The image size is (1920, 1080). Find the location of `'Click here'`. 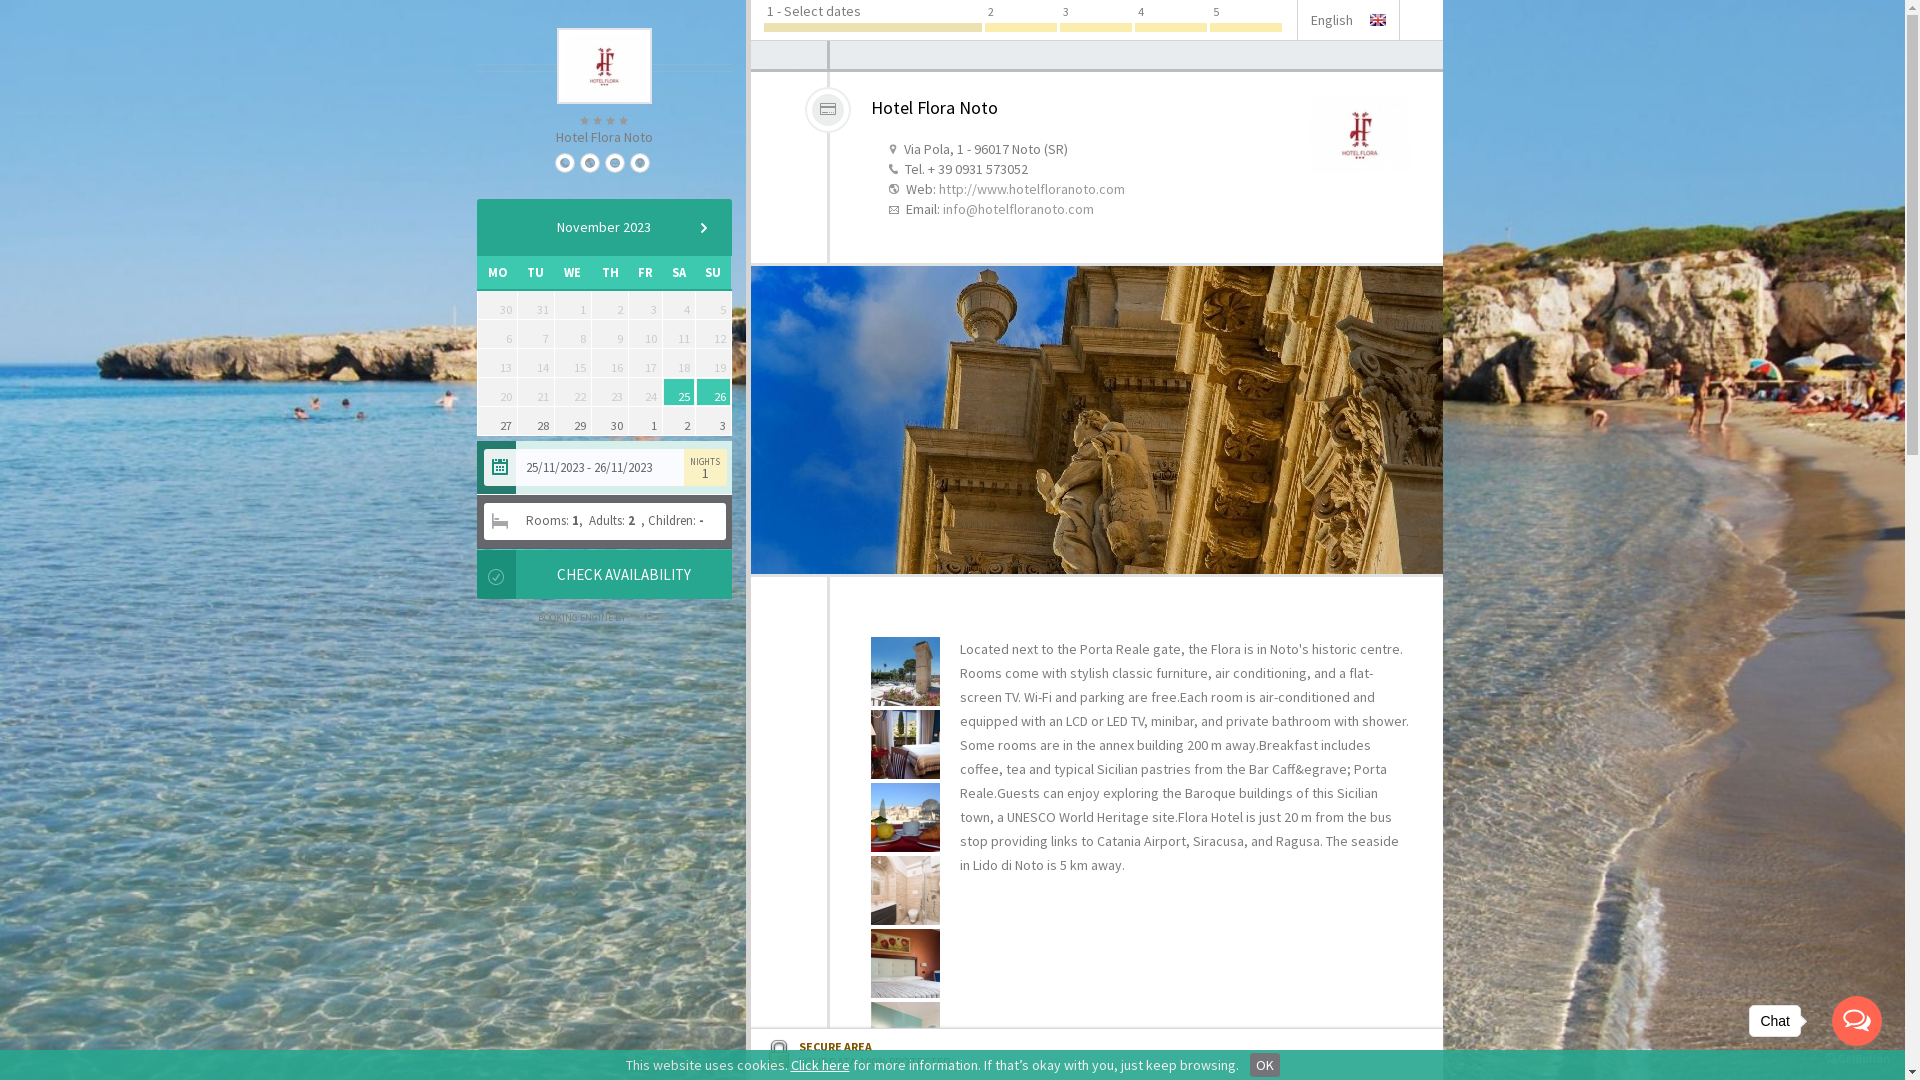

'Click here' is located at coordinates (819, 1063).